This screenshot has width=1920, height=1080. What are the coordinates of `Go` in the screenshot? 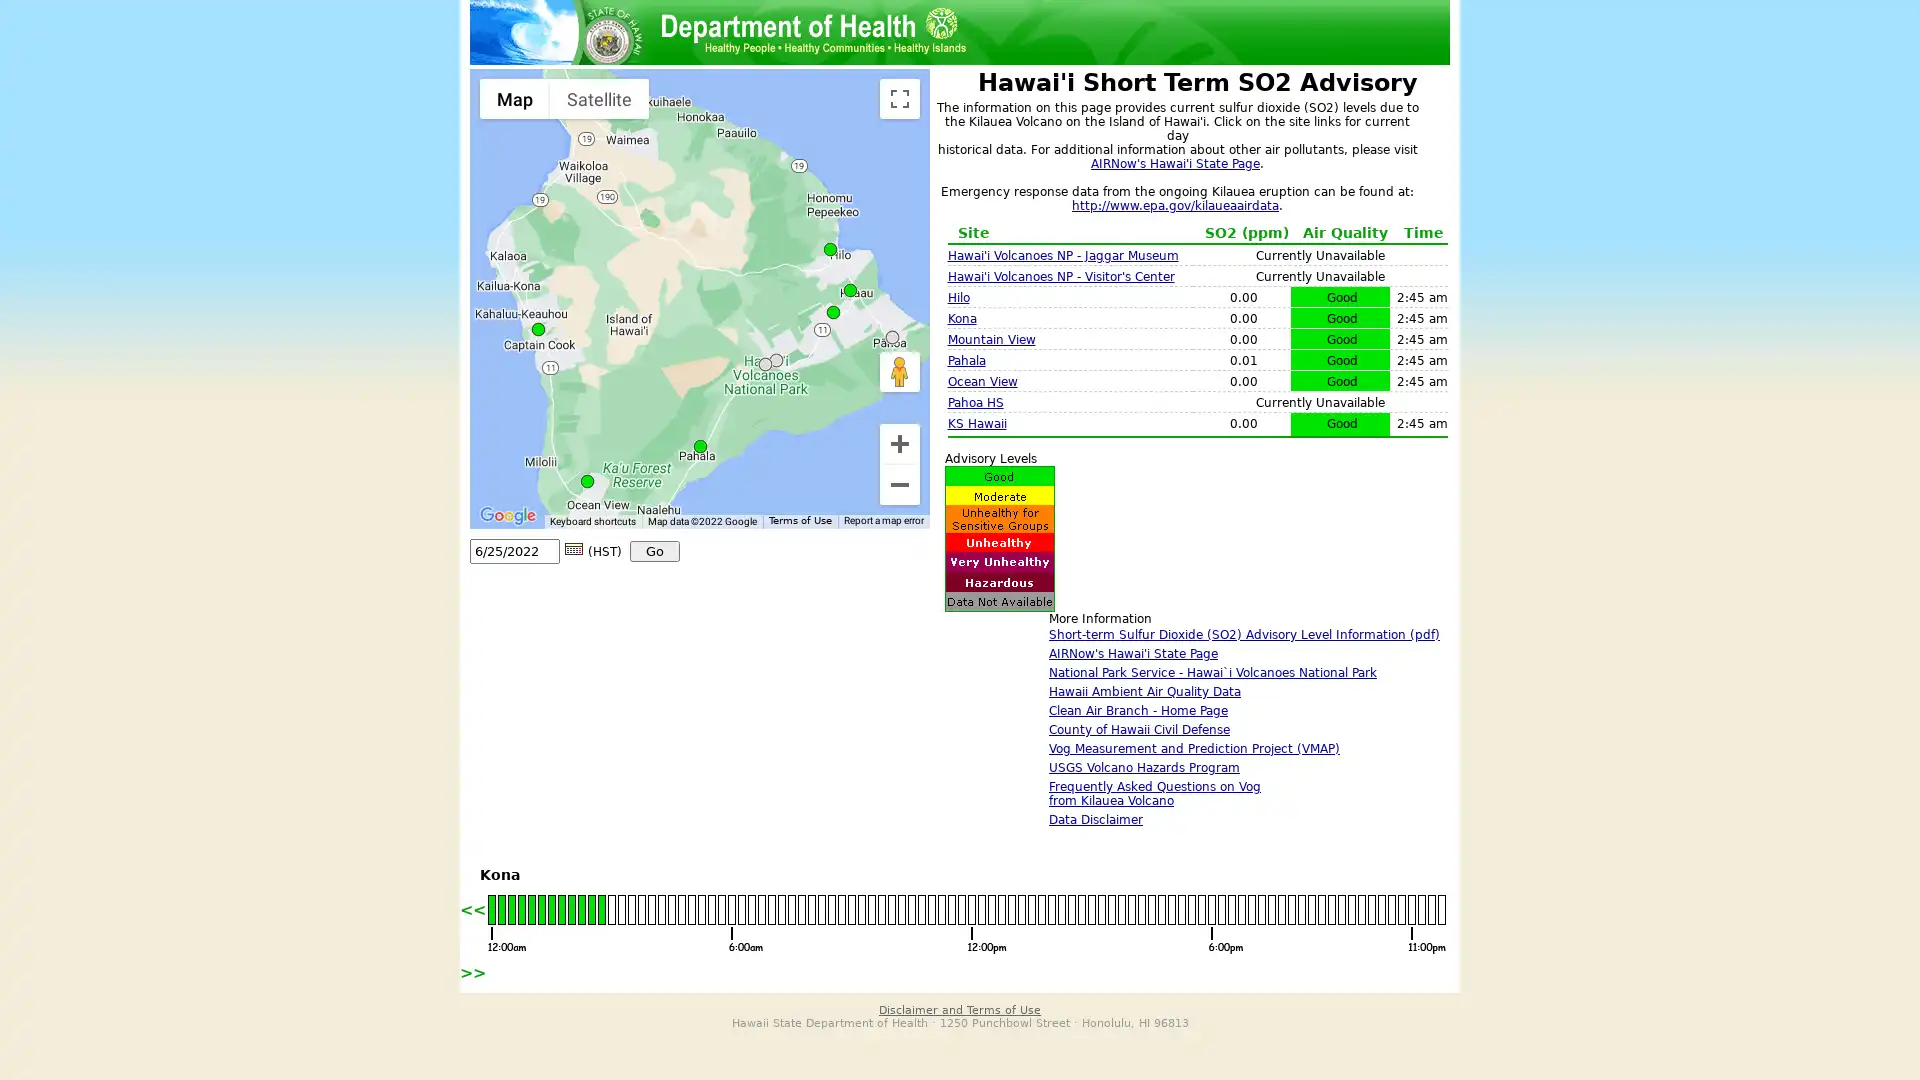 It's located at (654, 551).